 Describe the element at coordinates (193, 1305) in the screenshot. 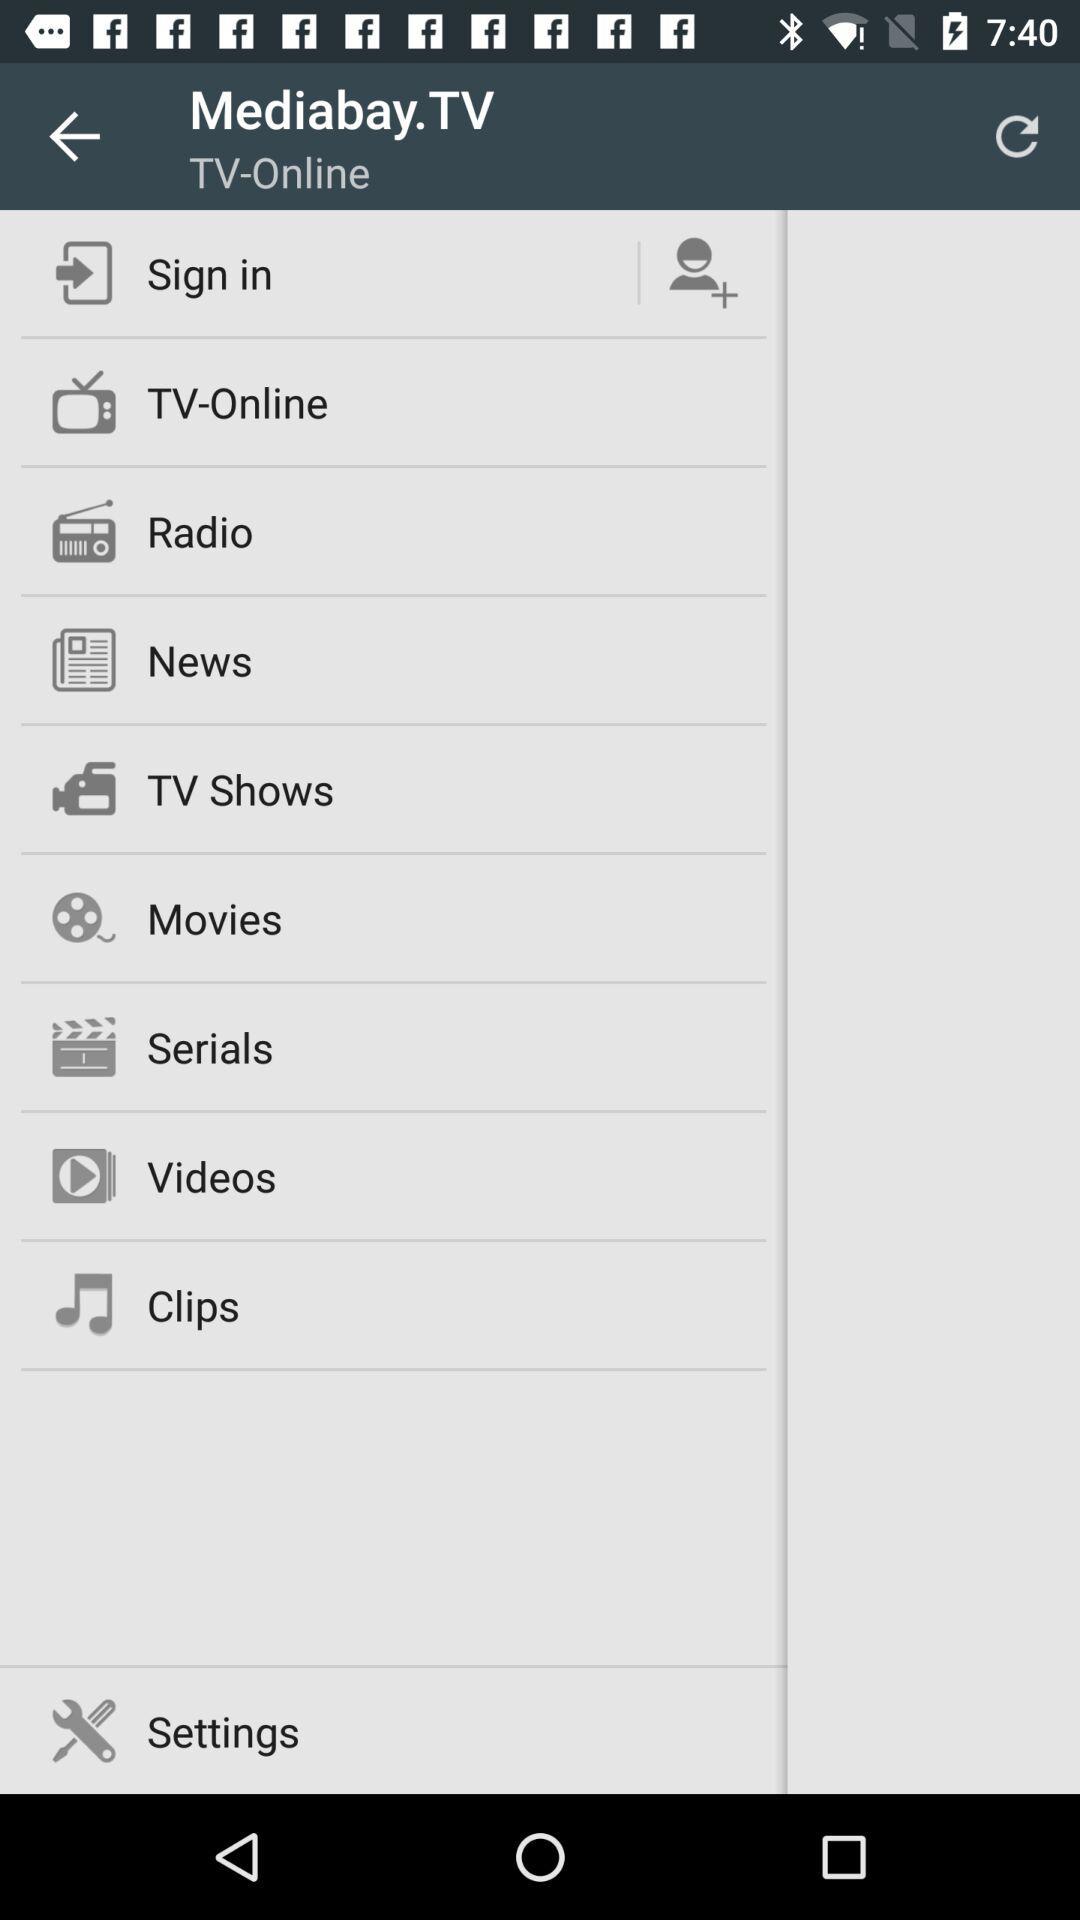

I see `clips icon` at that location.